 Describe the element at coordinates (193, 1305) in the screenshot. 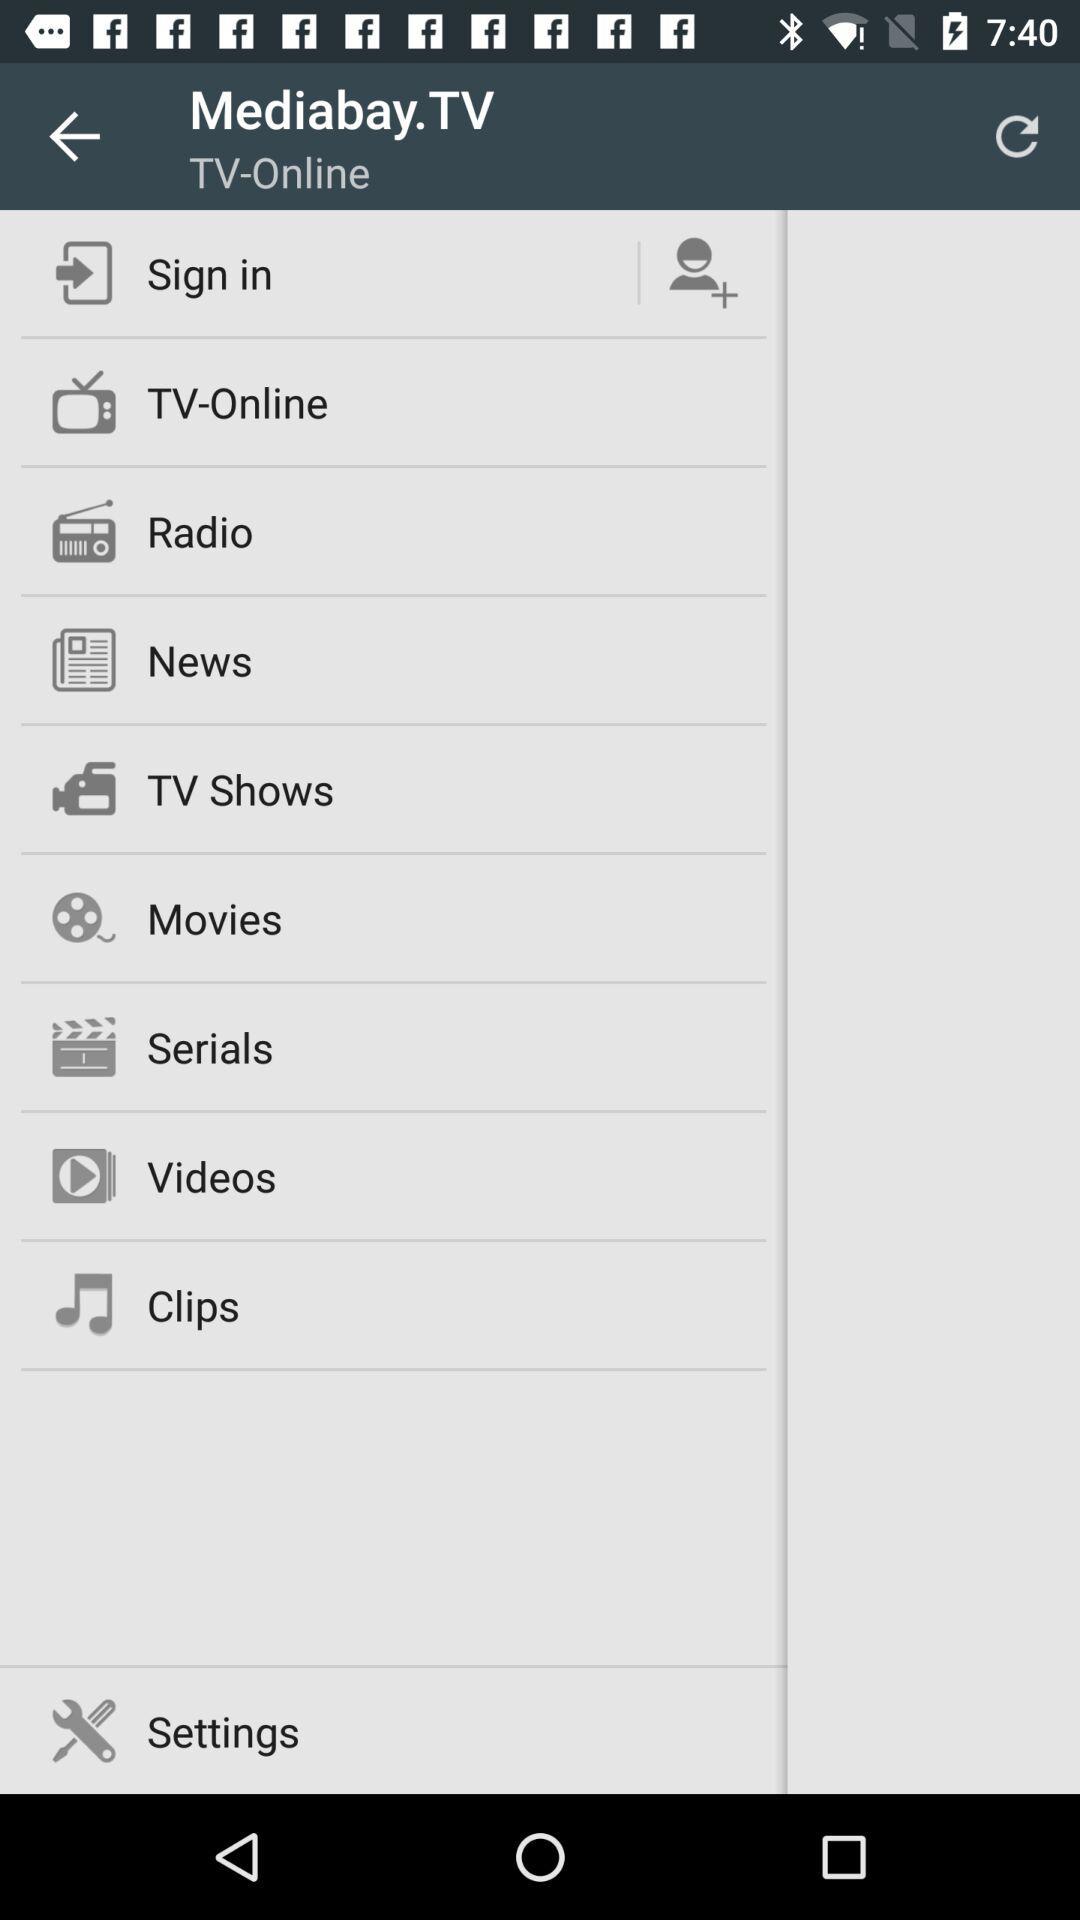

I see `clips icon` at that location.